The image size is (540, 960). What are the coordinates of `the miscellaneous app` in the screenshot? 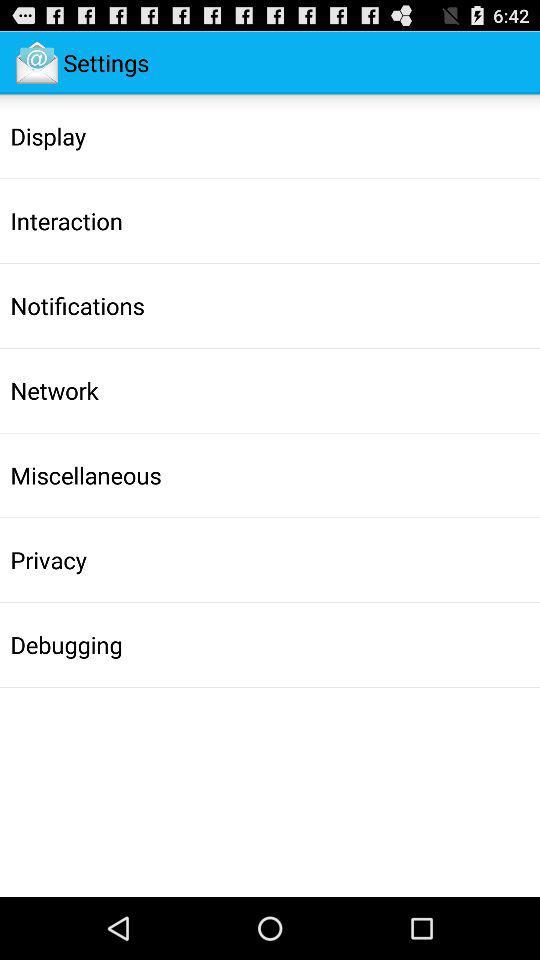 It's located at (85, 475).